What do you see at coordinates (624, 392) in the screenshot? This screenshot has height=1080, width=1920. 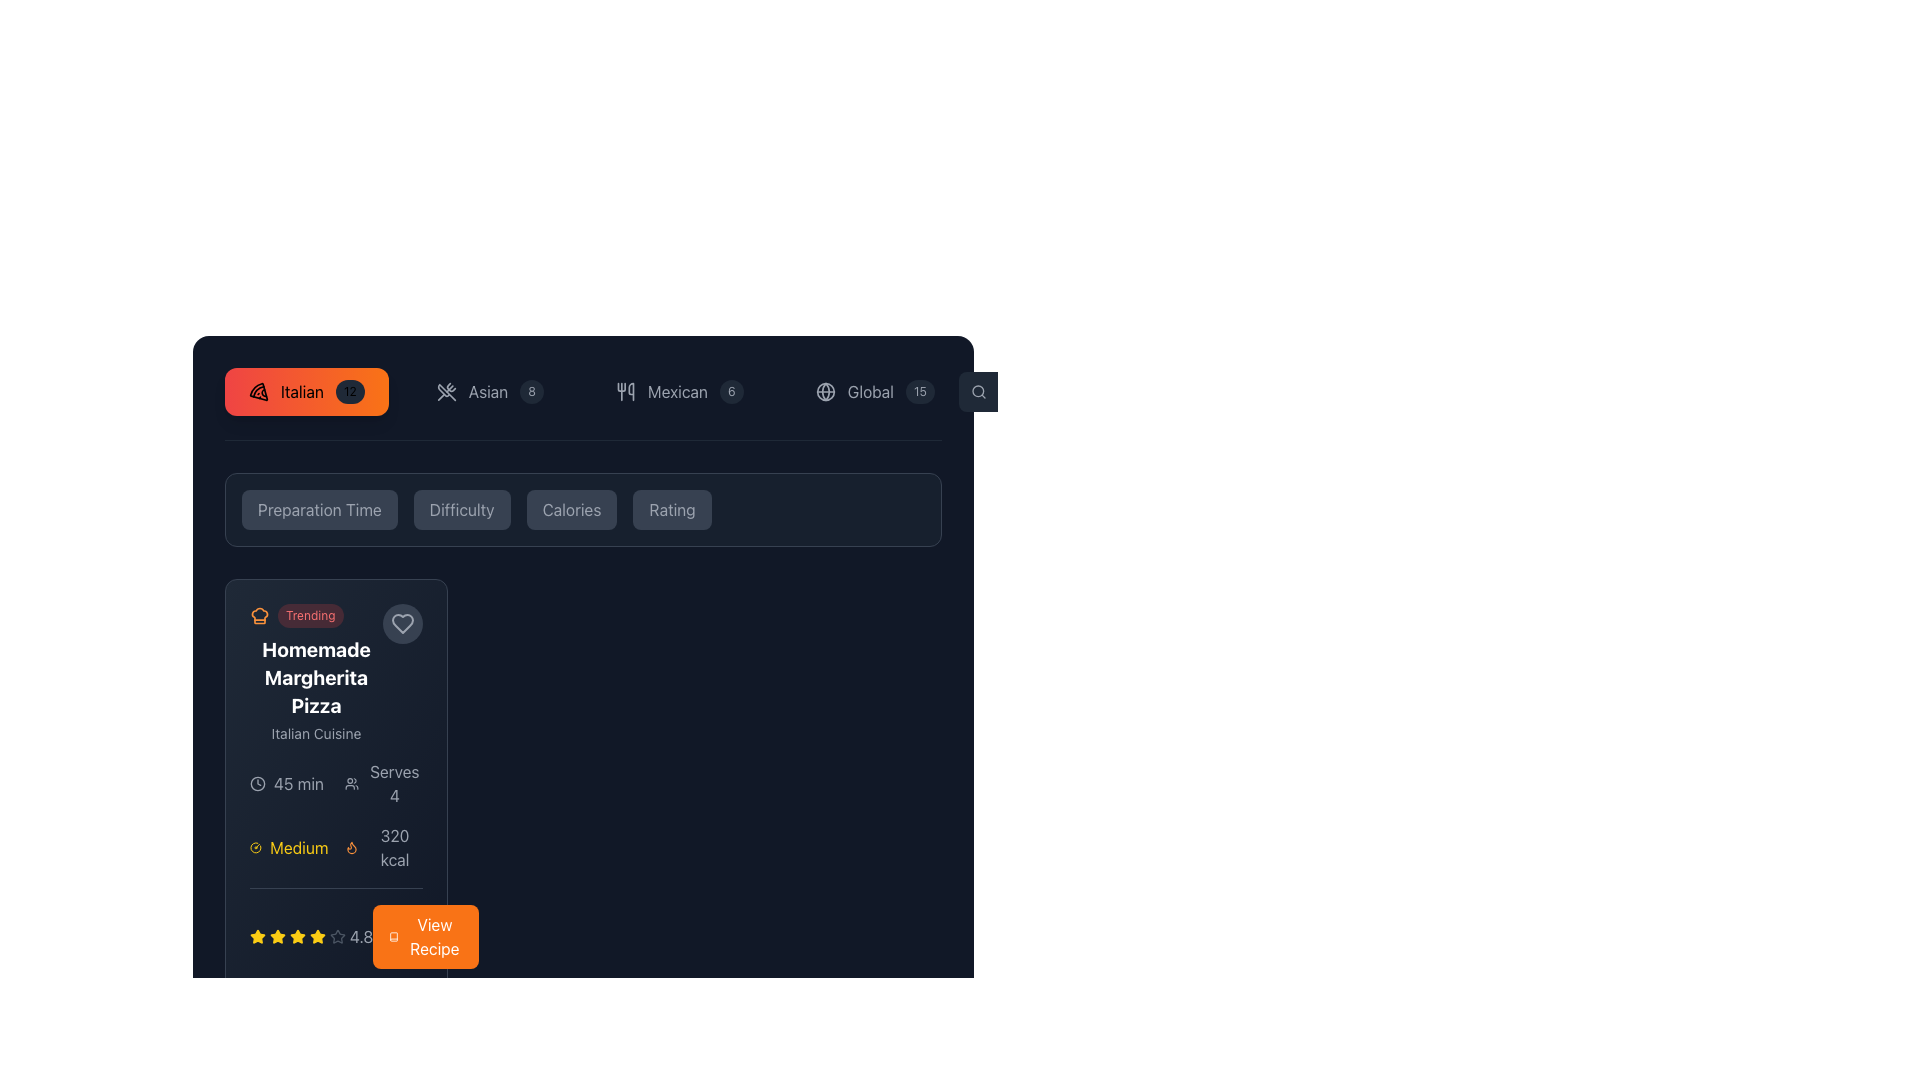 I see `the icon resembling a set of utensils (fork and spoon) located next to the text 'Mexican' in the category selection bar` at bounding box center [624, 392].